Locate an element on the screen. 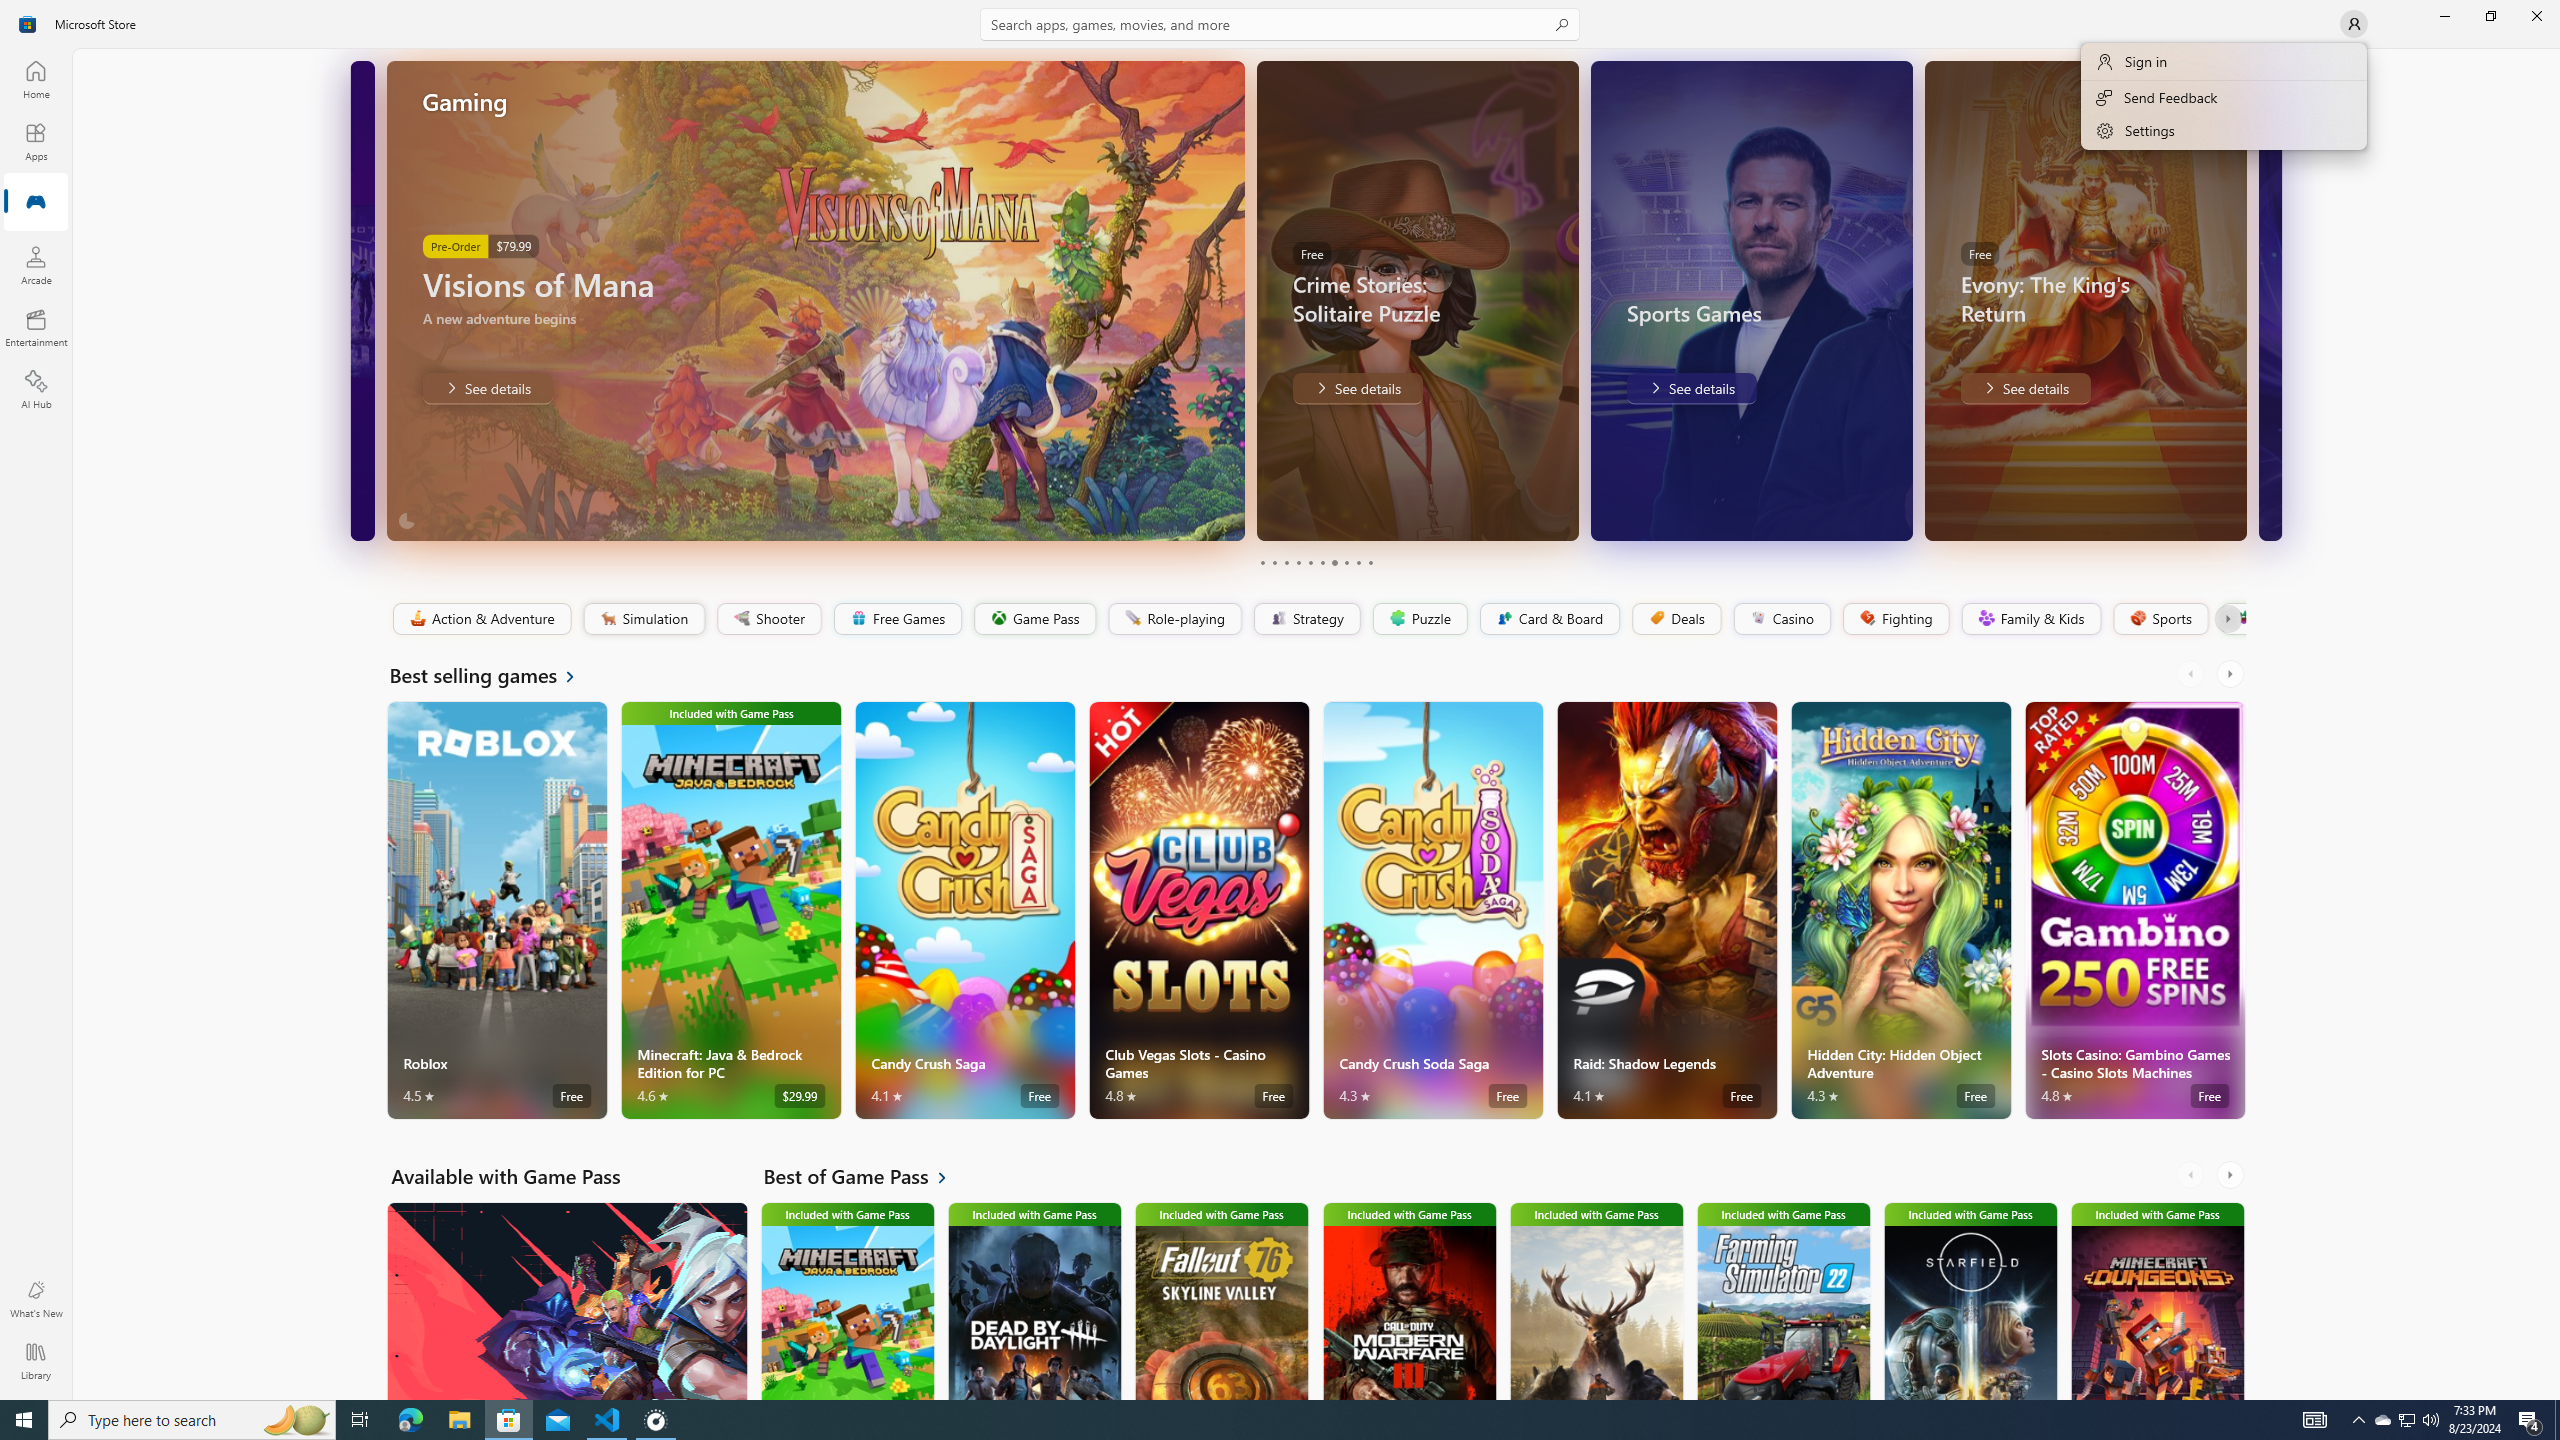 The width and height of the screenshot is (2560, 1440). 'Page 4' is located at coordinates (1296, 562).